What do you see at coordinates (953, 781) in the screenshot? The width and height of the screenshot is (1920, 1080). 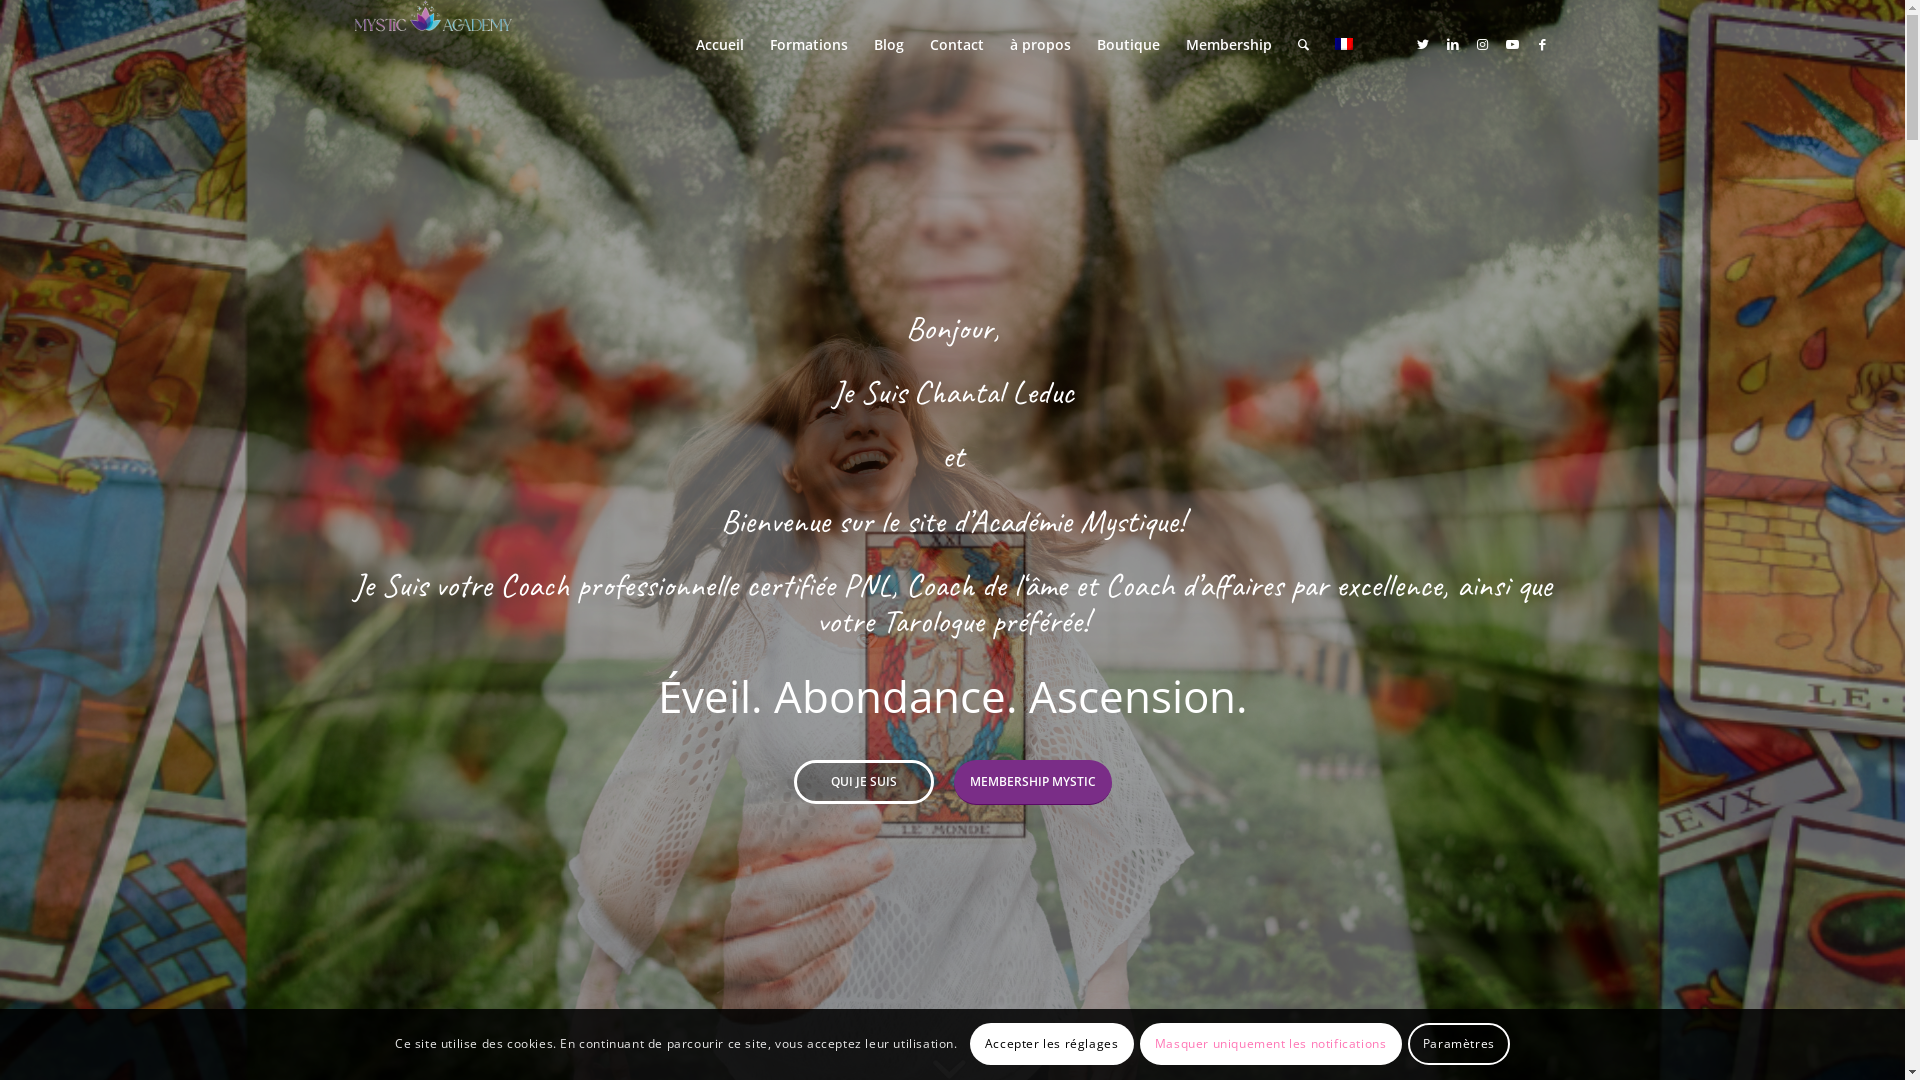 I see `'MEMBERSHIP MYSTIC'` at bounding box center [953, 781].